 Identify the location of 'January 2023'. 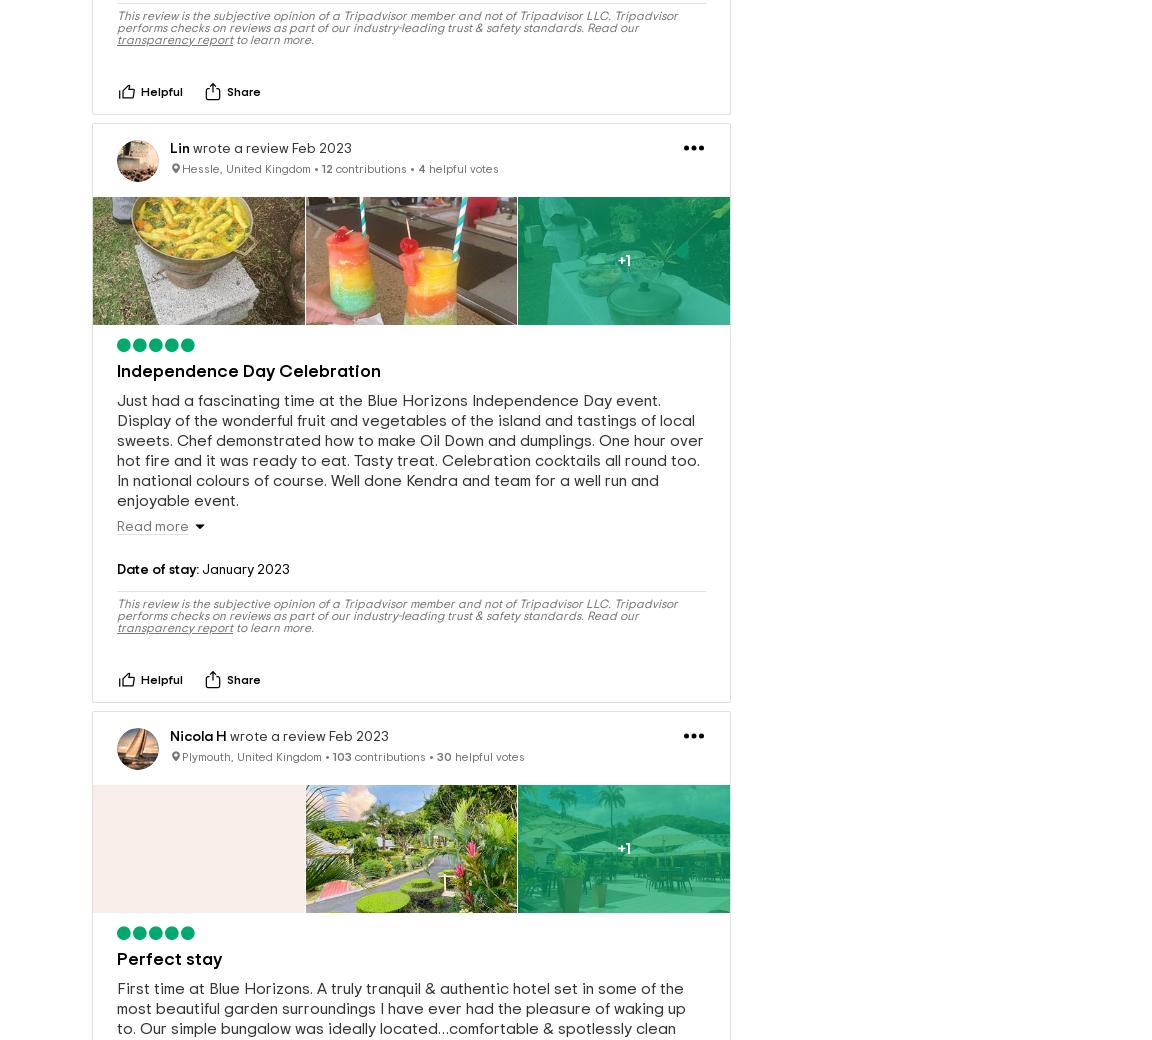
(244, 574).